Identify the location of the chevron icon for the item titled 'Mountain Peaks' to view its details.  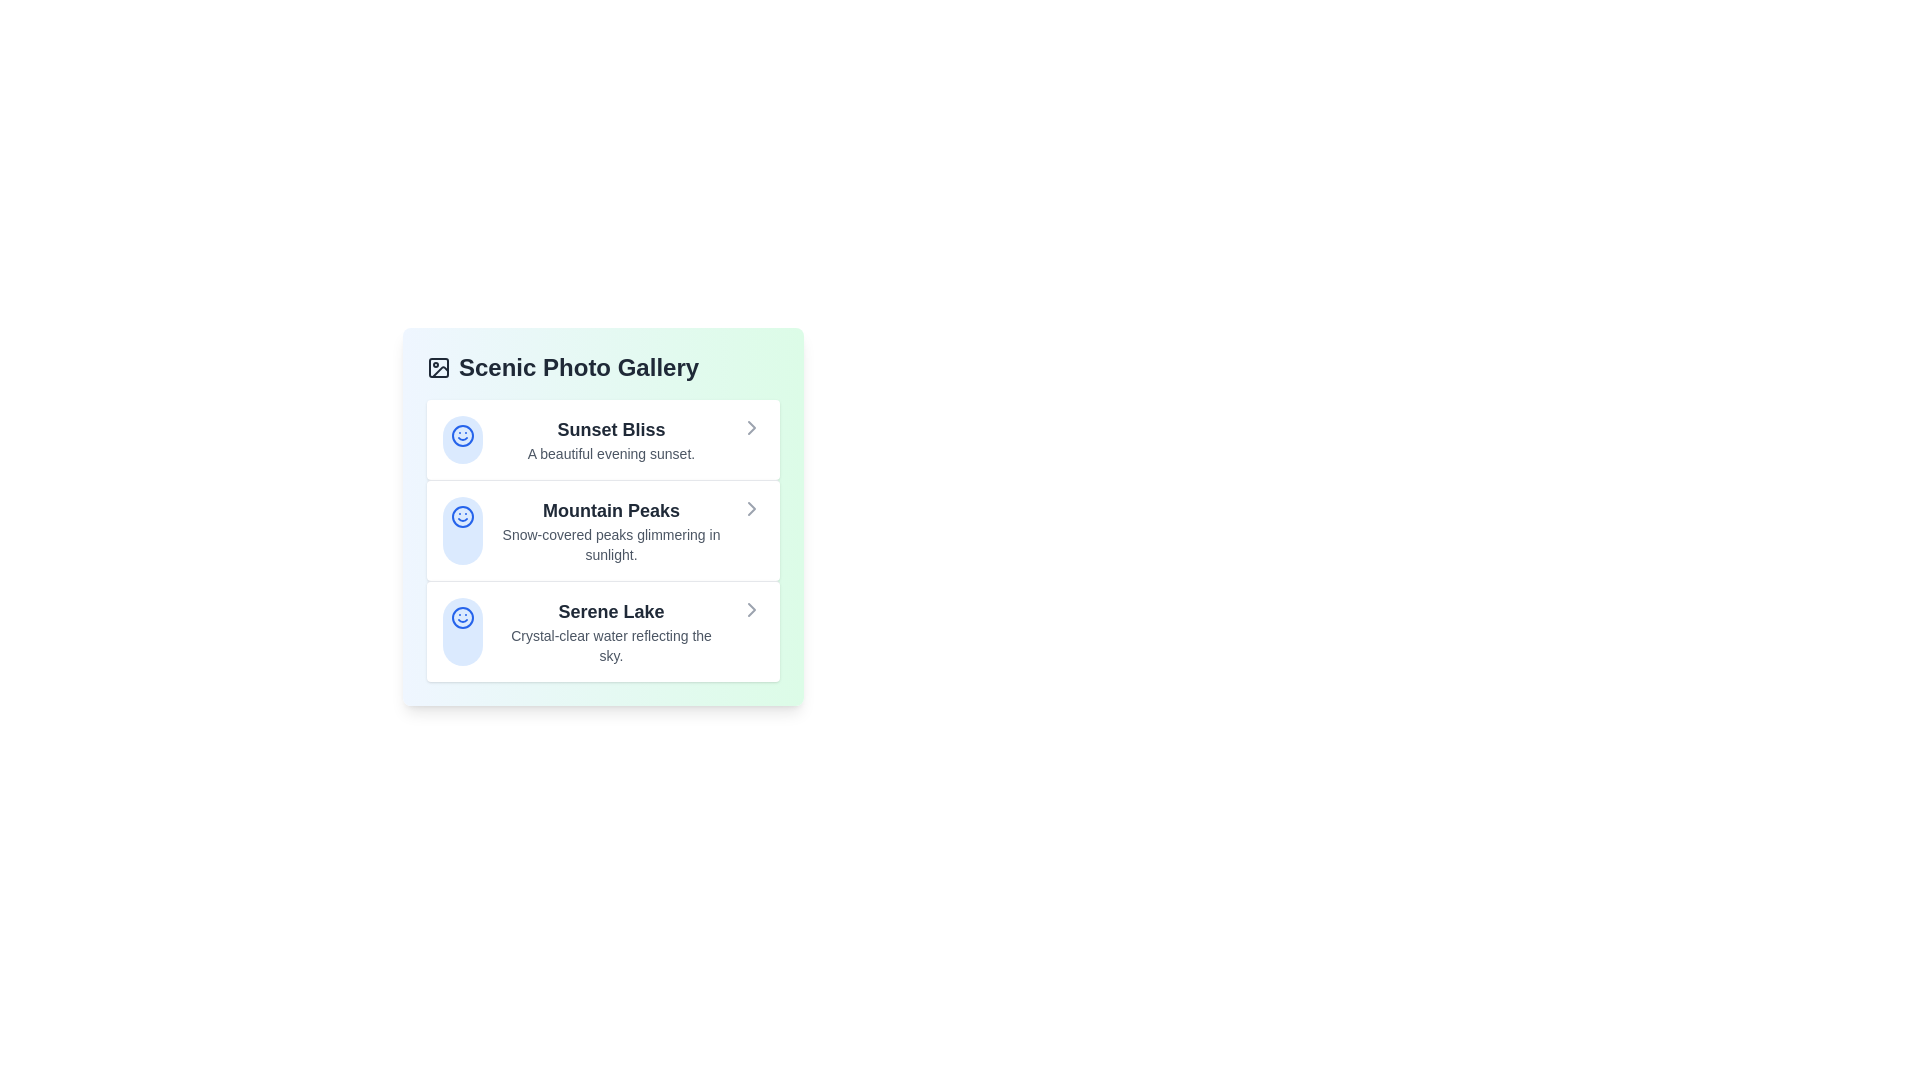
(751, 508).